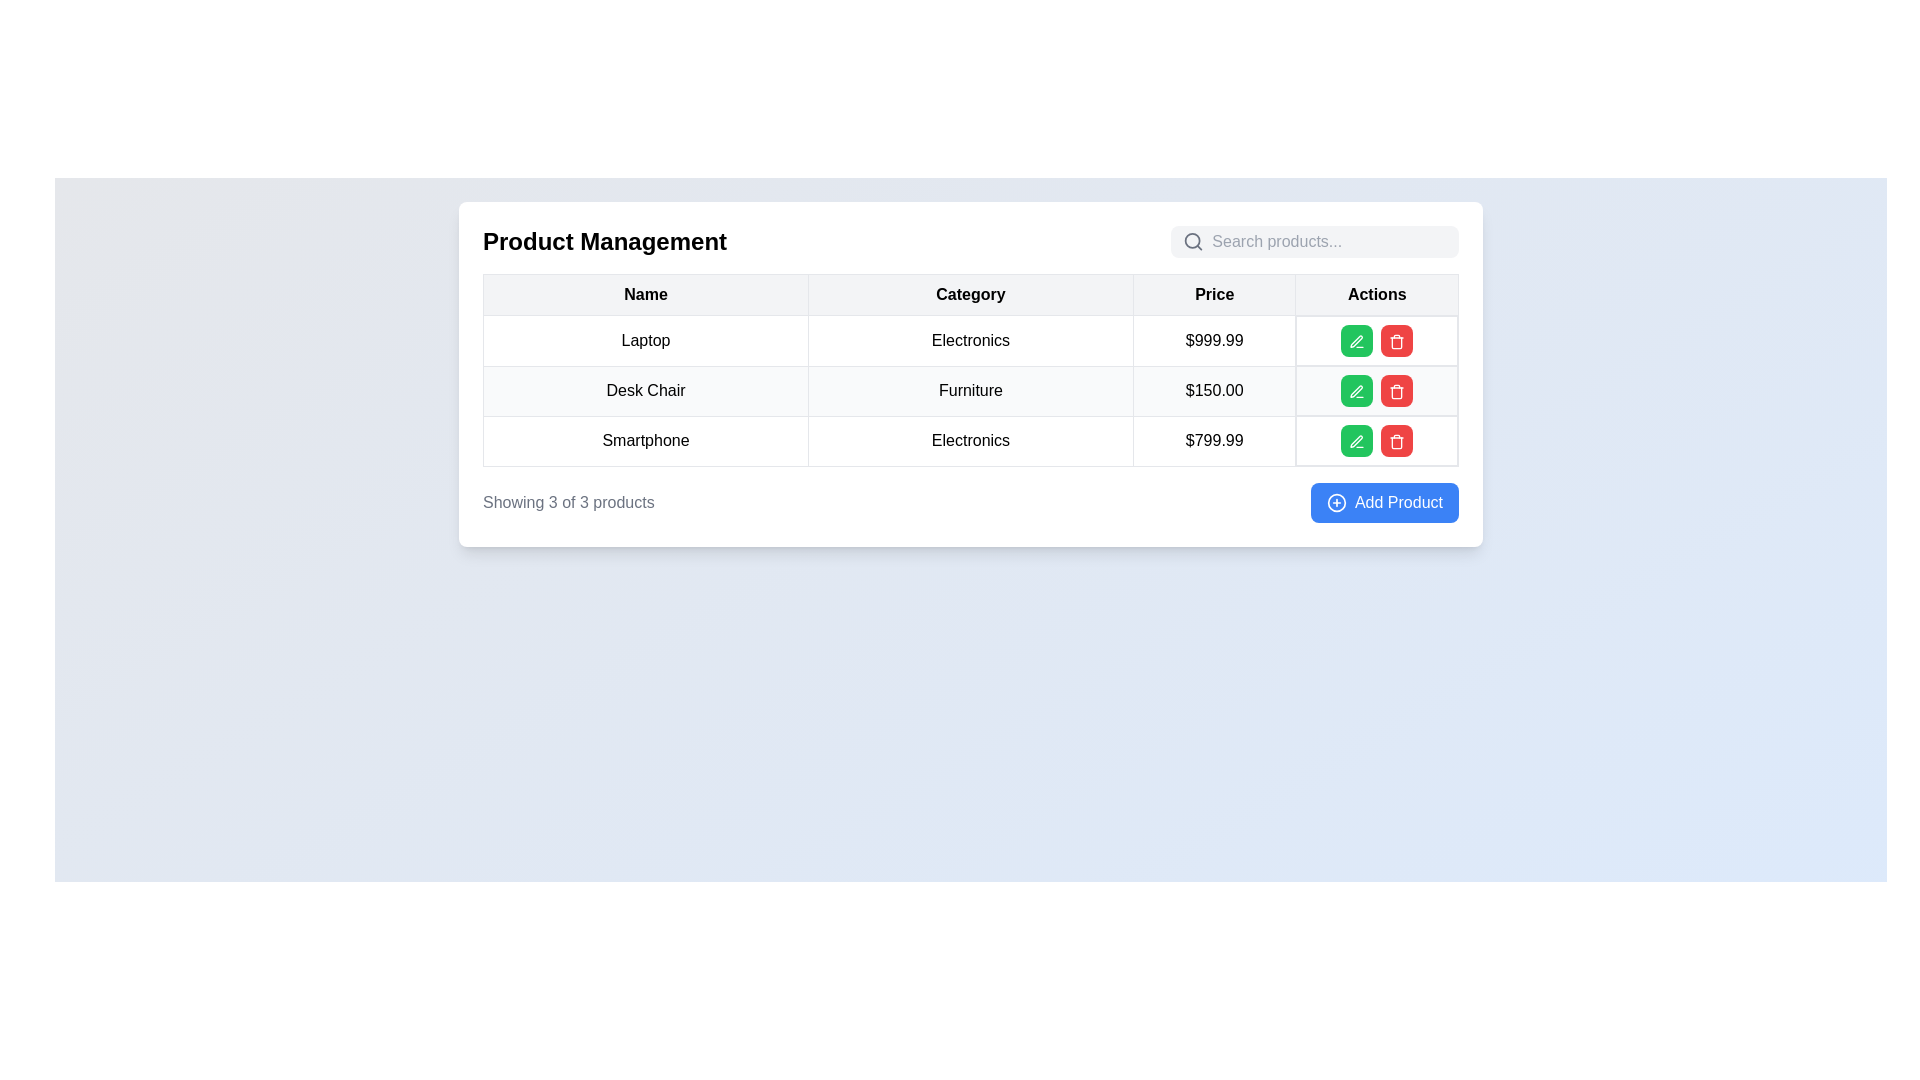 The width and height of the screenshot is (1920, 1080). What do you see at coordinates (1356, 391) in the screenshot?
I see `the icon button in the 'Actions' column of the 'Product Management' table, located in the second row` at bounding box center [1356, 391].